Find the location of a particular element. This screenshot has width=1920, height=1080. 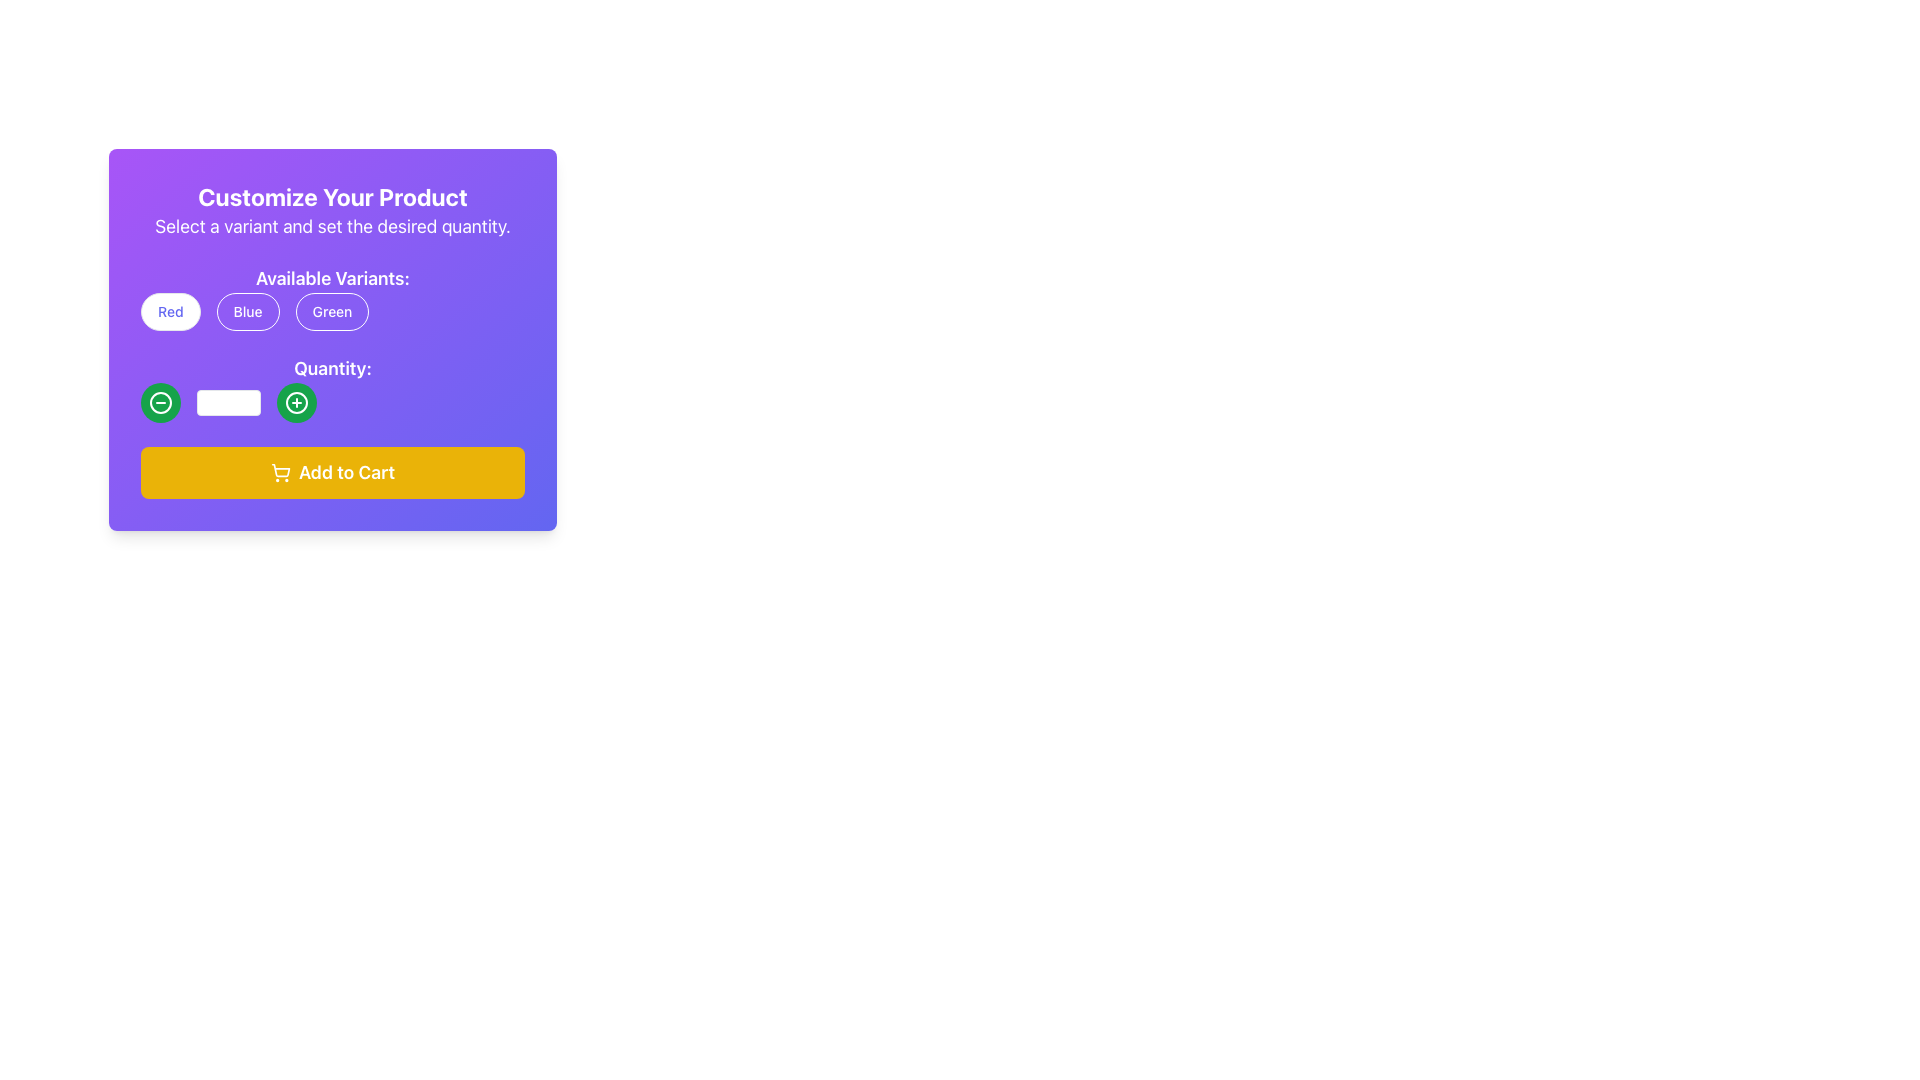

the green circular button with a minus sign located in the 'Quantity' section of the product customization interface is located at coordinates (161, 402).